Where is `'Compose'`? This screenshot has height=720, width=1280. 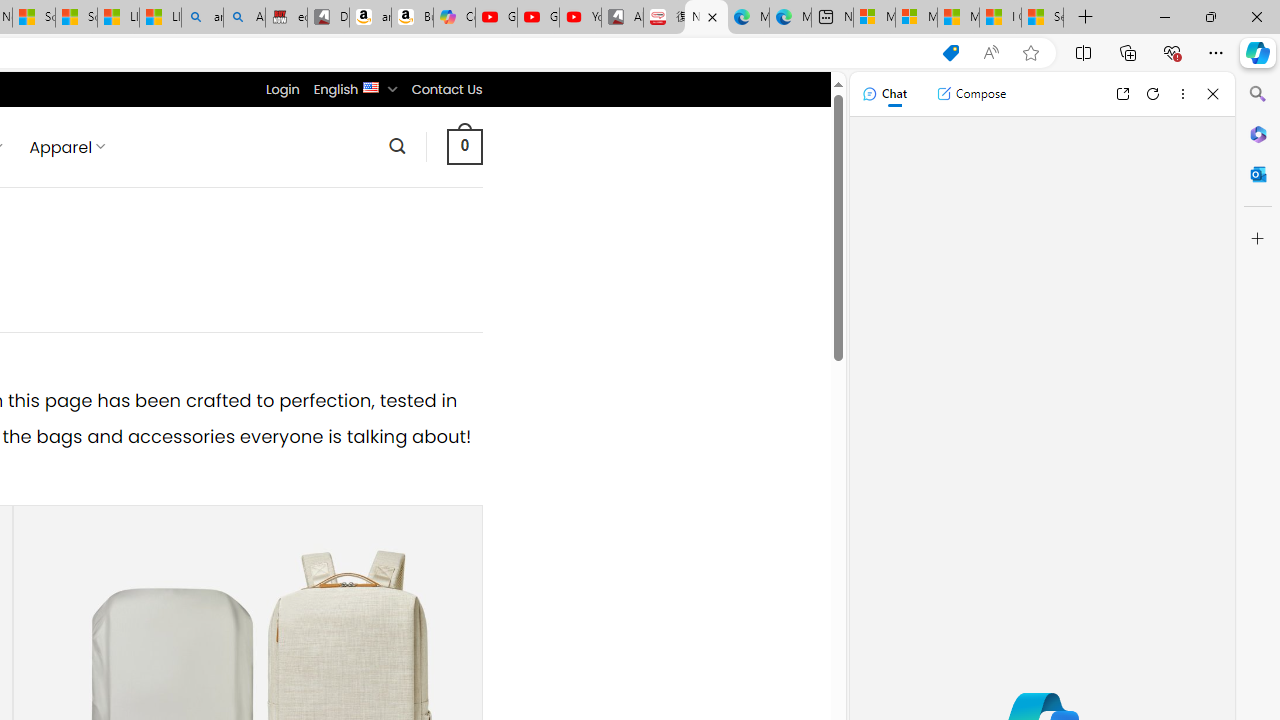
'Compose' is located at coordinates (971, 93).